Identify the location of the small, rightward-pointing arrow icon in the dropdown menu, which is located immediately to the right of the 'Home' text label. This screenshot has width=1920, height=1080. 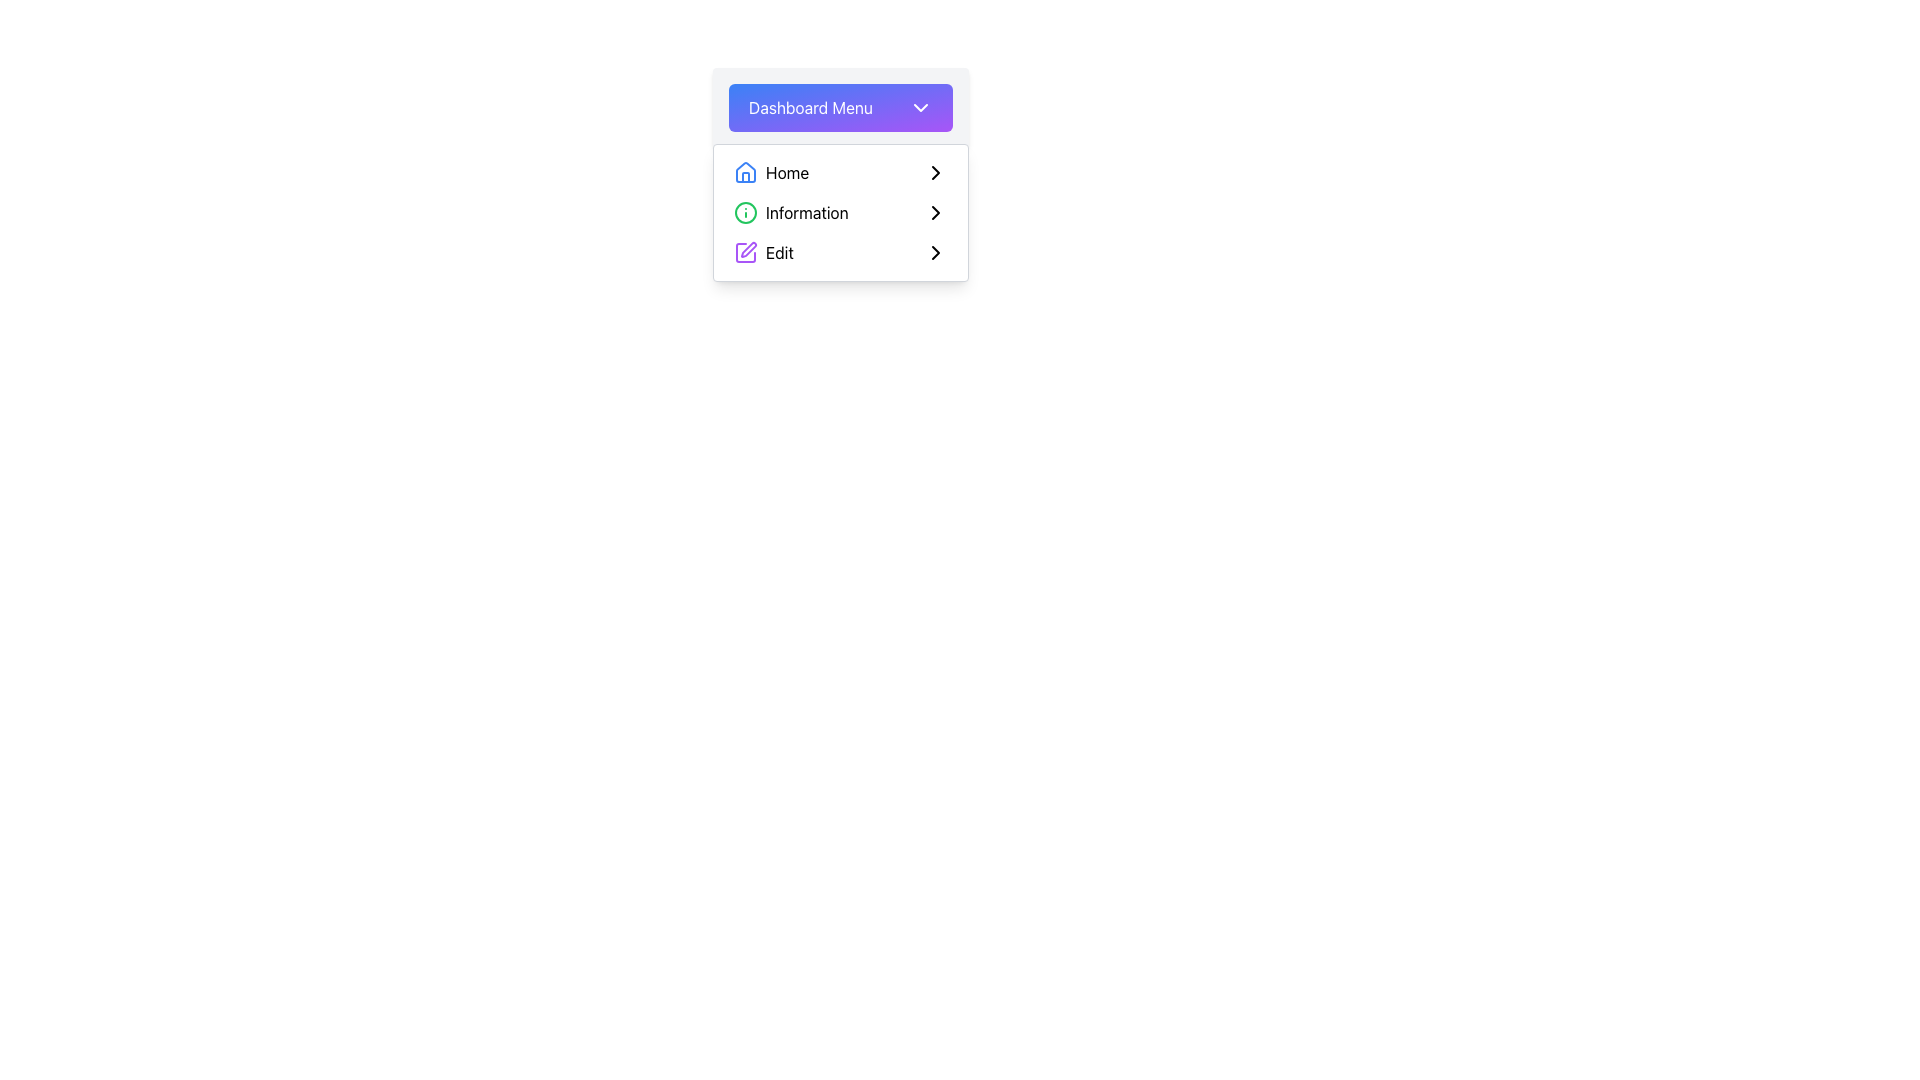
(935, 172).